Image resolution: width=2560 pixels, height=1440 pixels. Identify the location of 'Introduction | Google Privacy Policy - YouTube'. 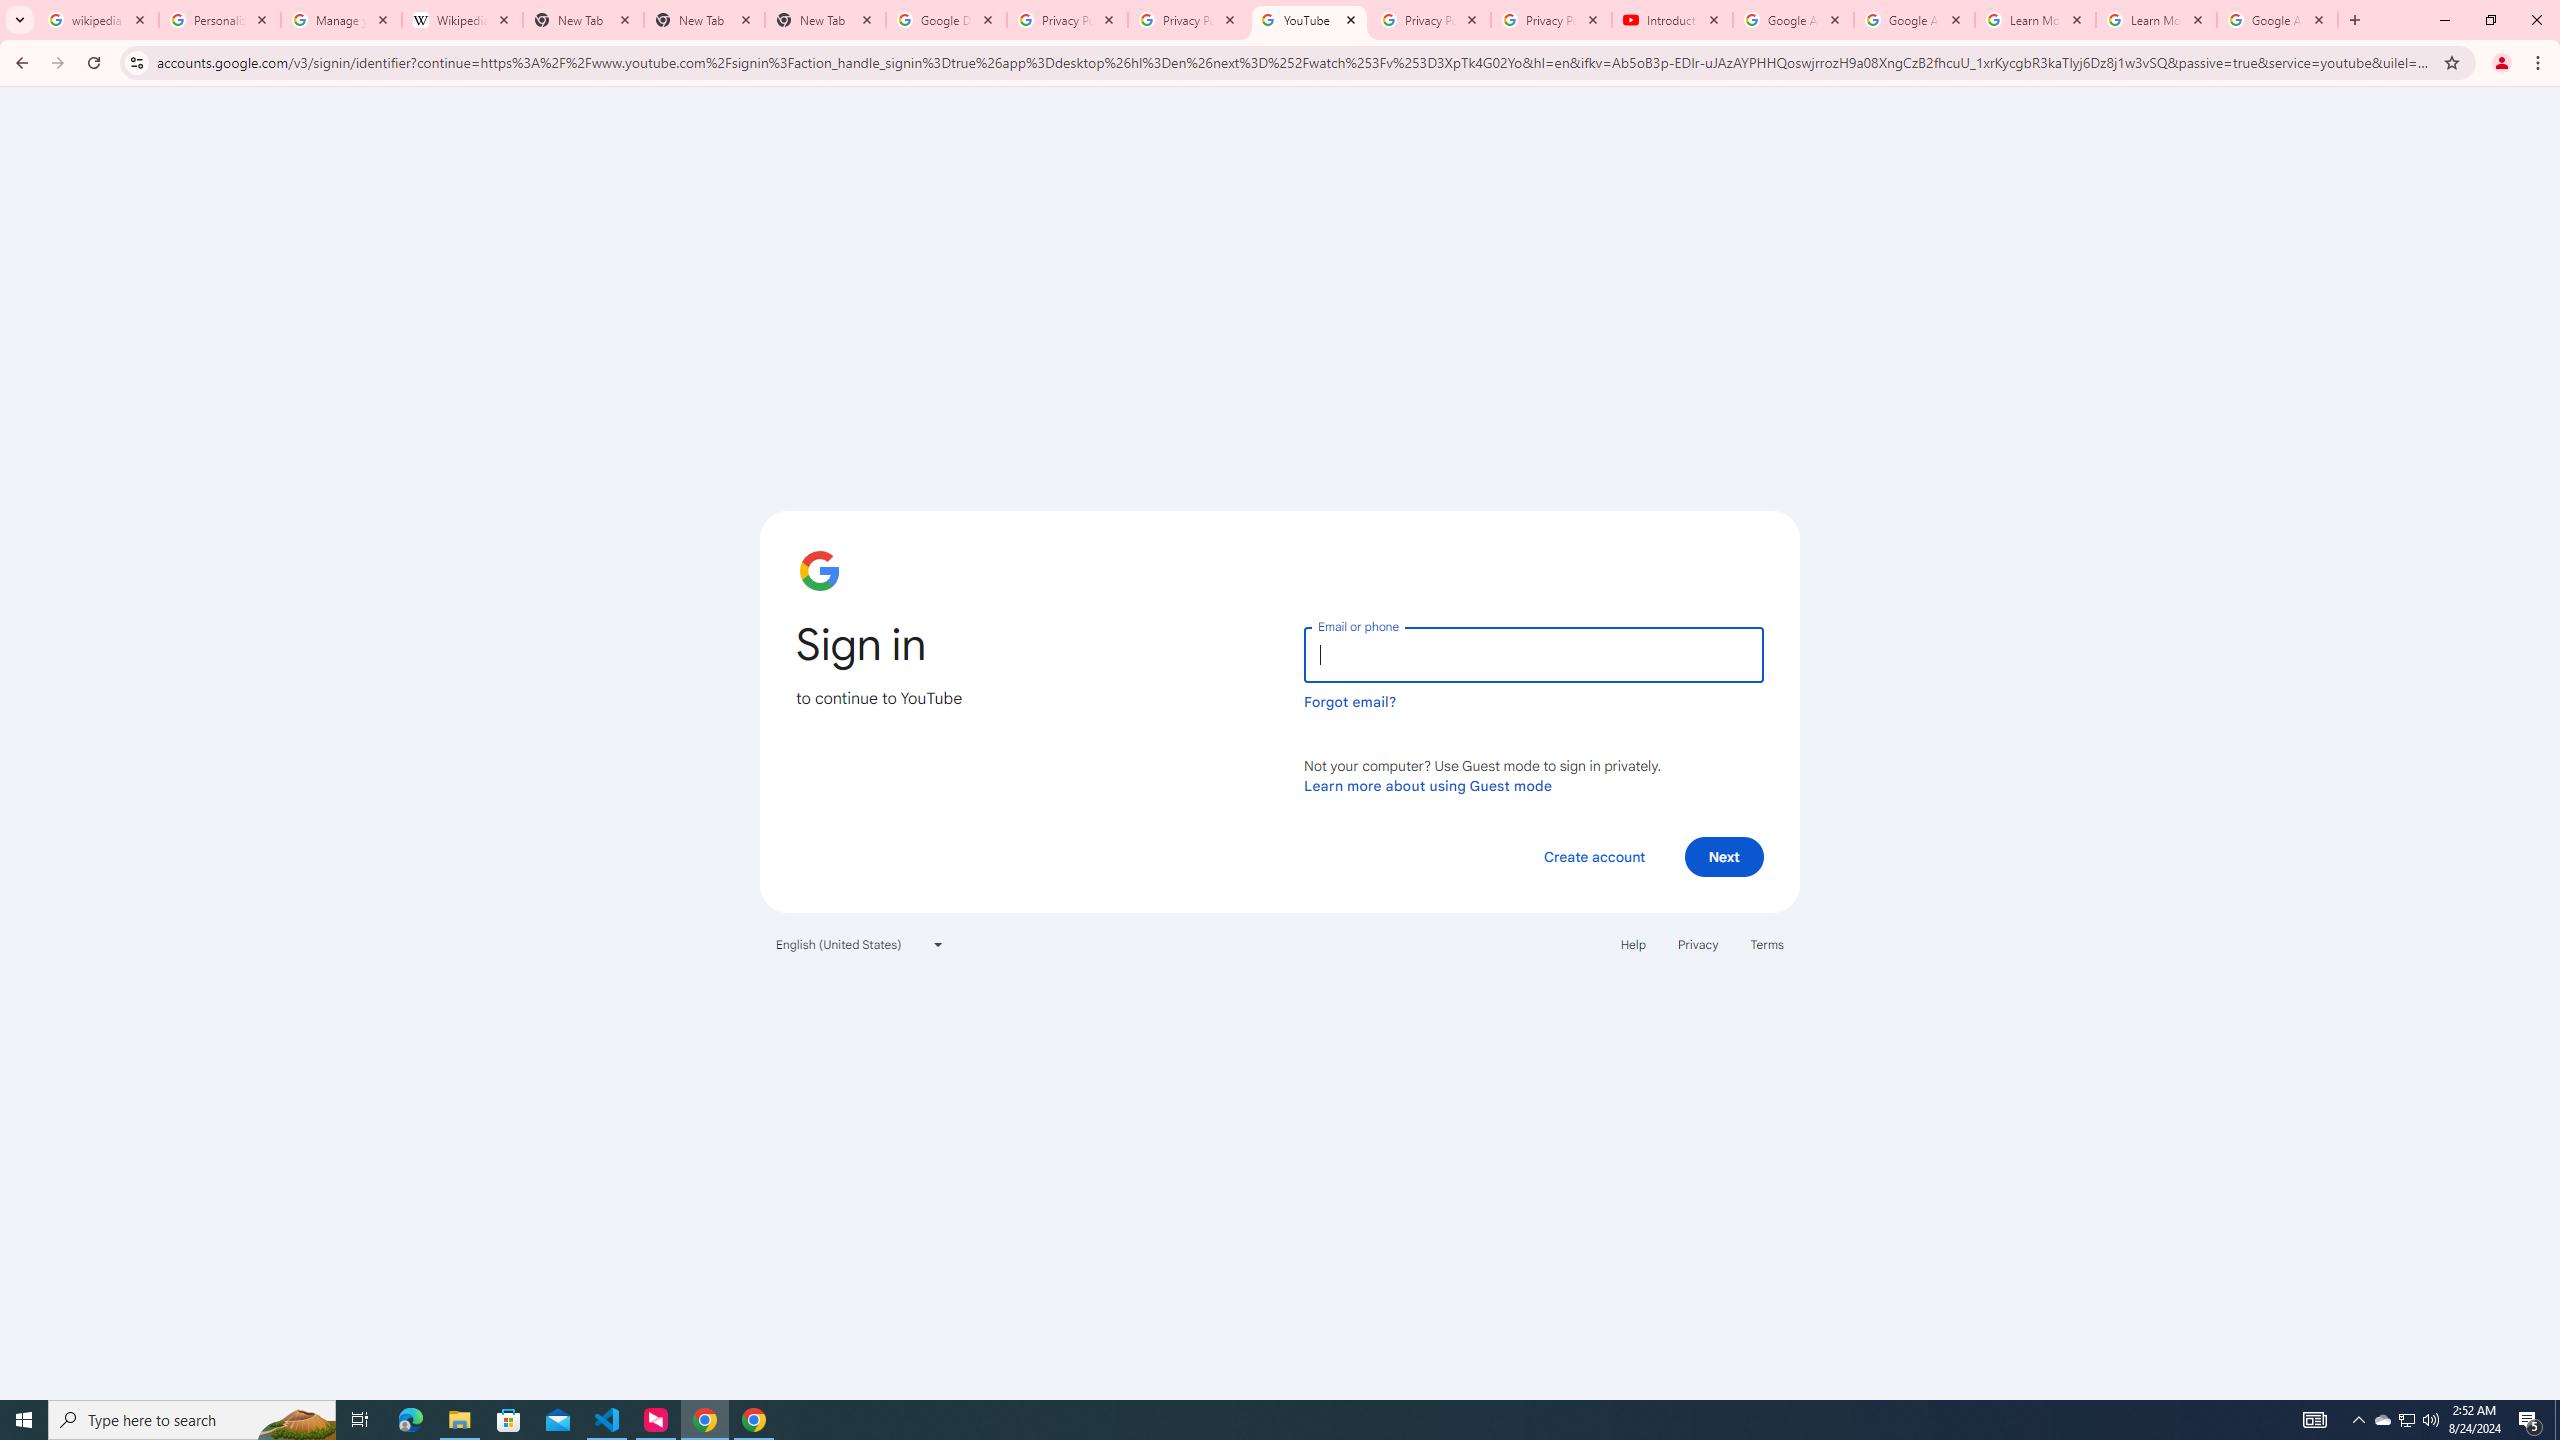
(1671, 19).